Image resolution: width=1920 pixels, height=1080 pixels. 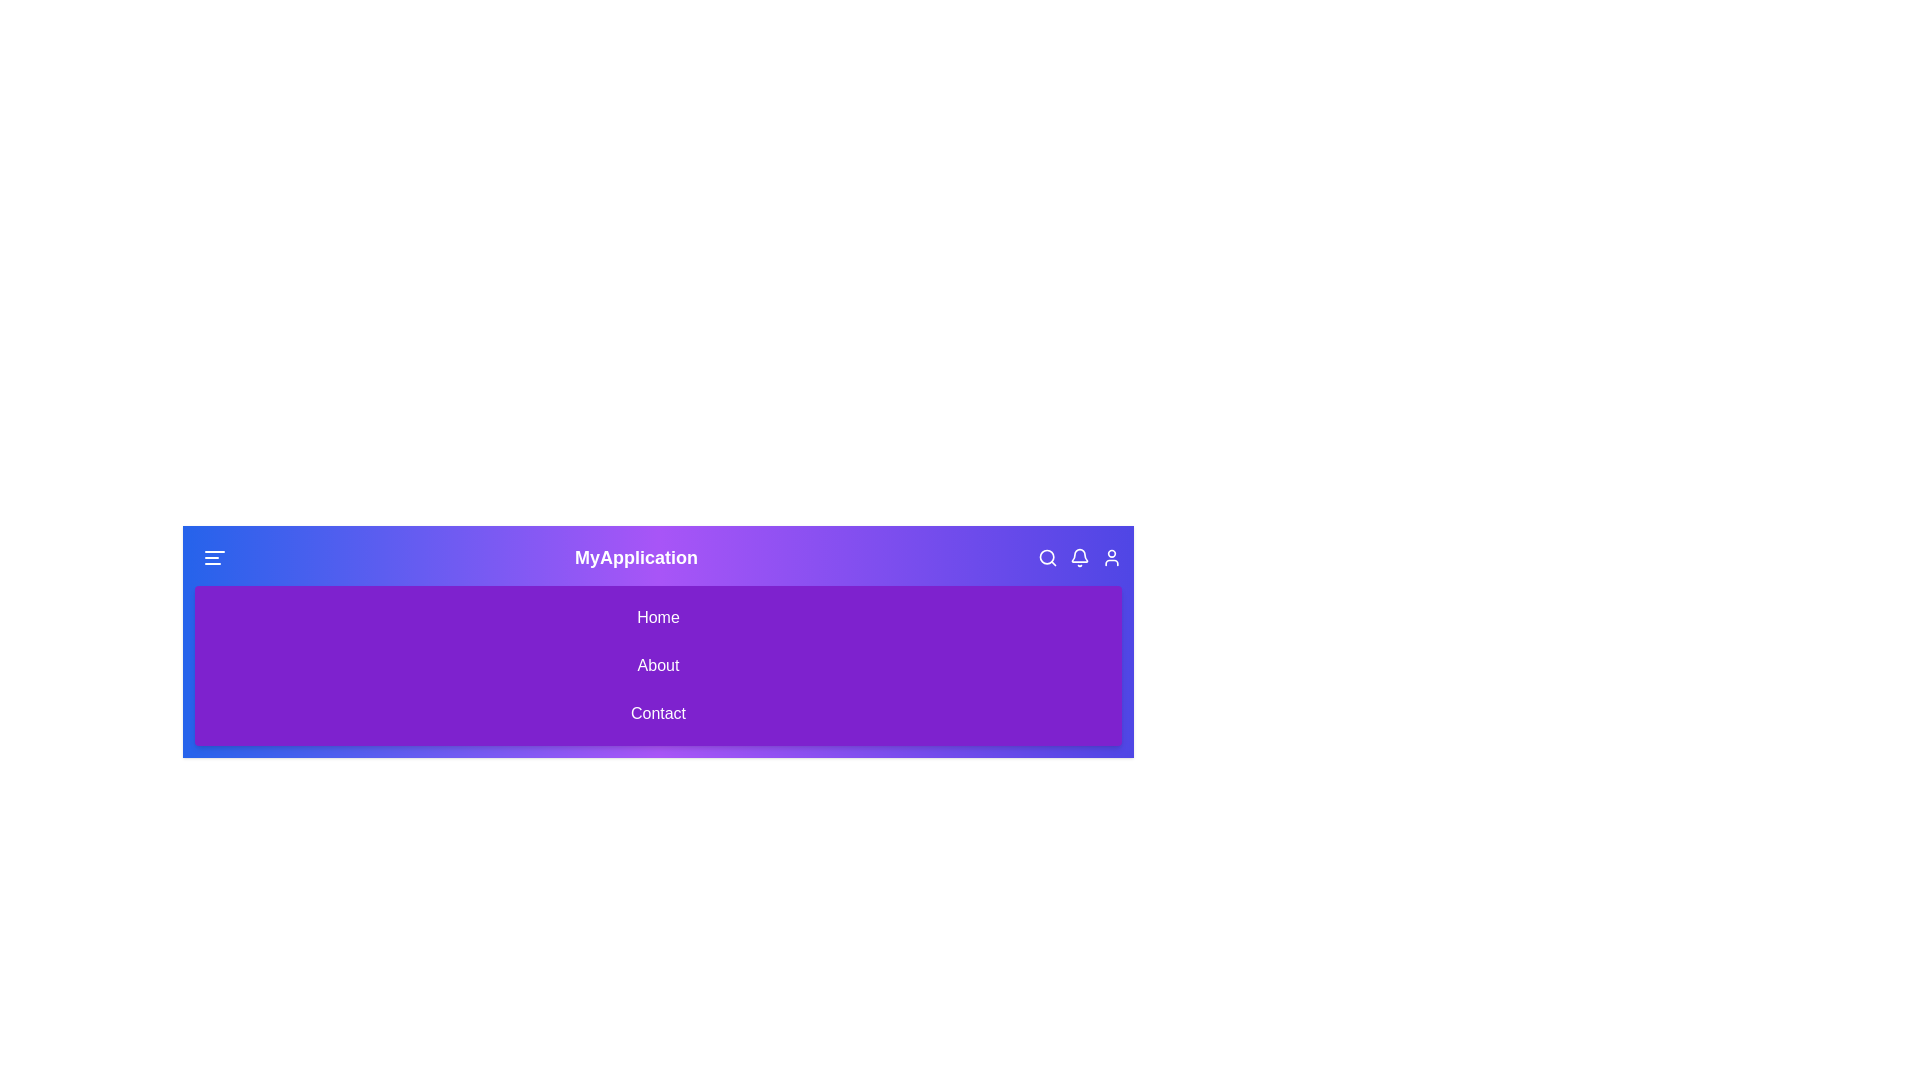 What do you see at coordinates (658, 712) in the screenshot?
I see `the 'Contact' menu item to navigate to the 'Contact' section` at bounding box center [658, 712].